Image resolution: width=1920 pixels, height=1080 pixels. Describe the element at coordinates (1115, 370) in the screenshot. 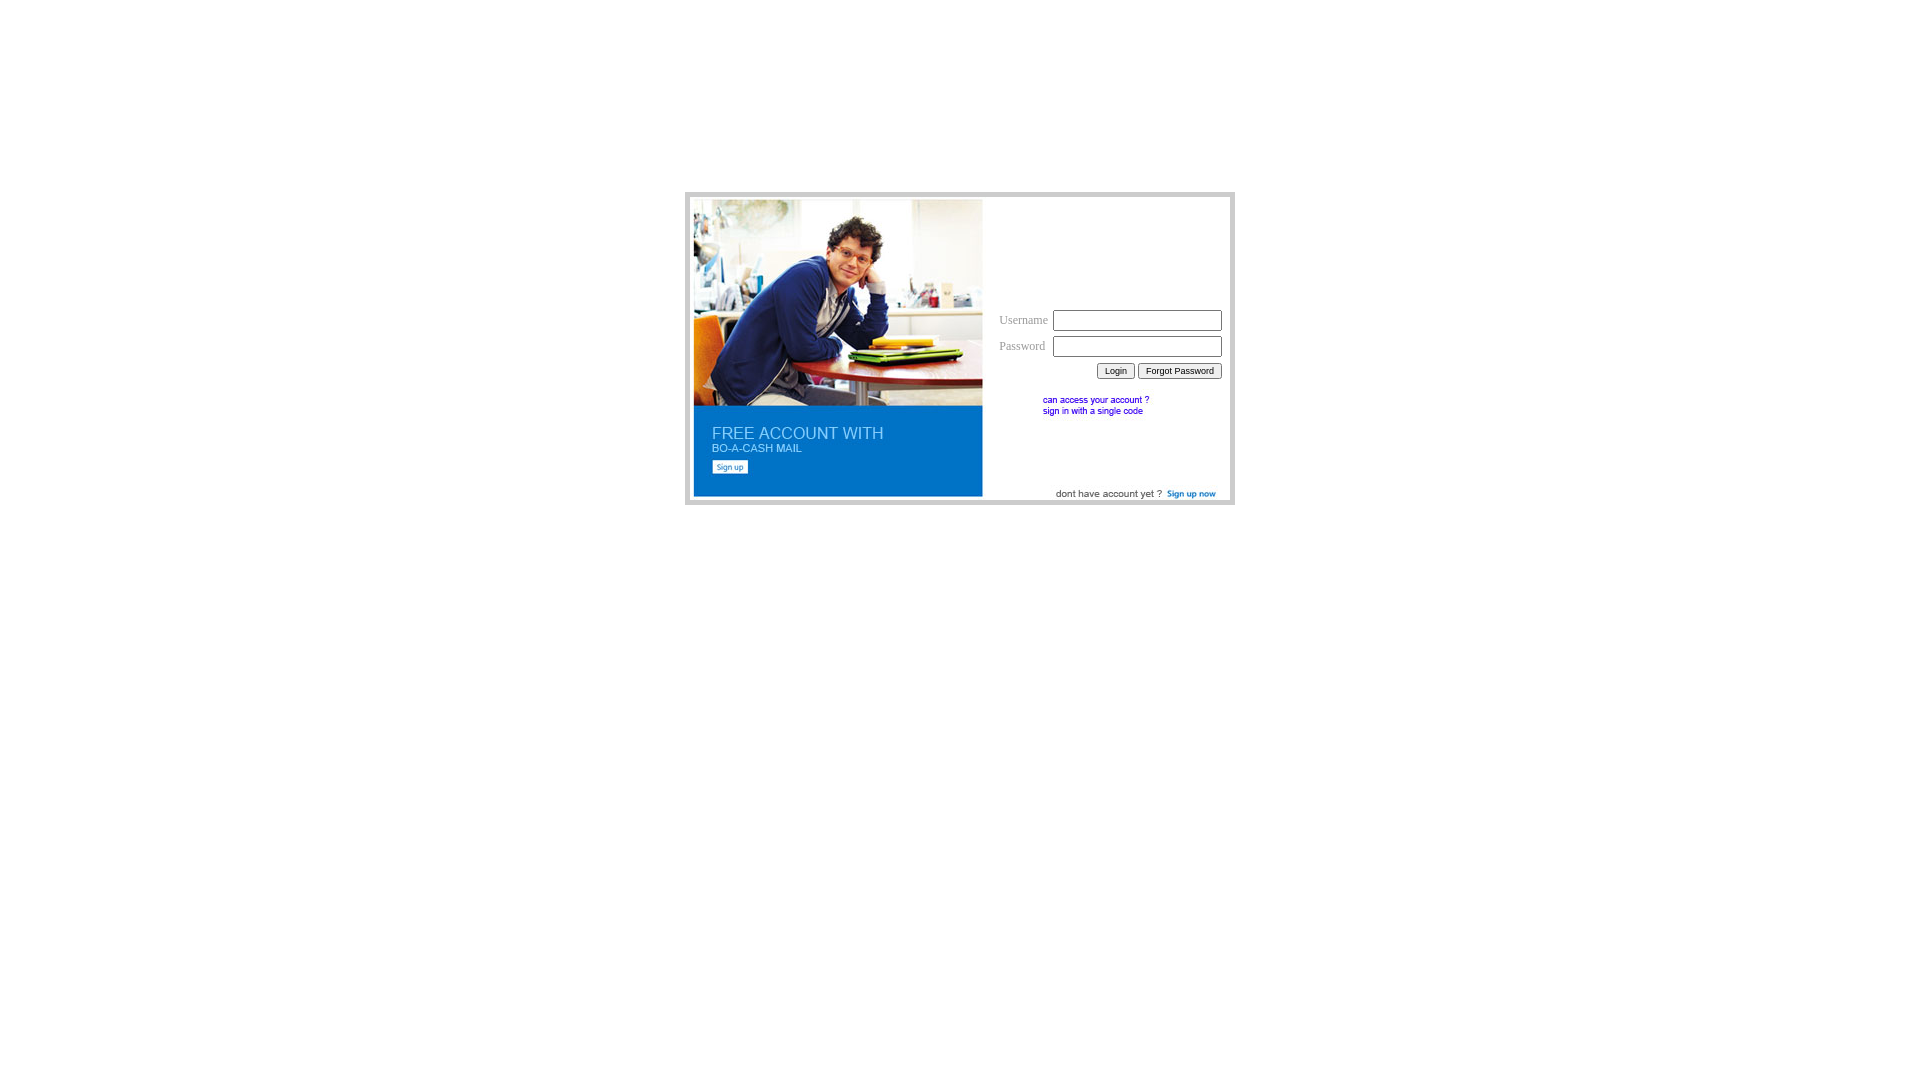

I see `'Login'` at that location.